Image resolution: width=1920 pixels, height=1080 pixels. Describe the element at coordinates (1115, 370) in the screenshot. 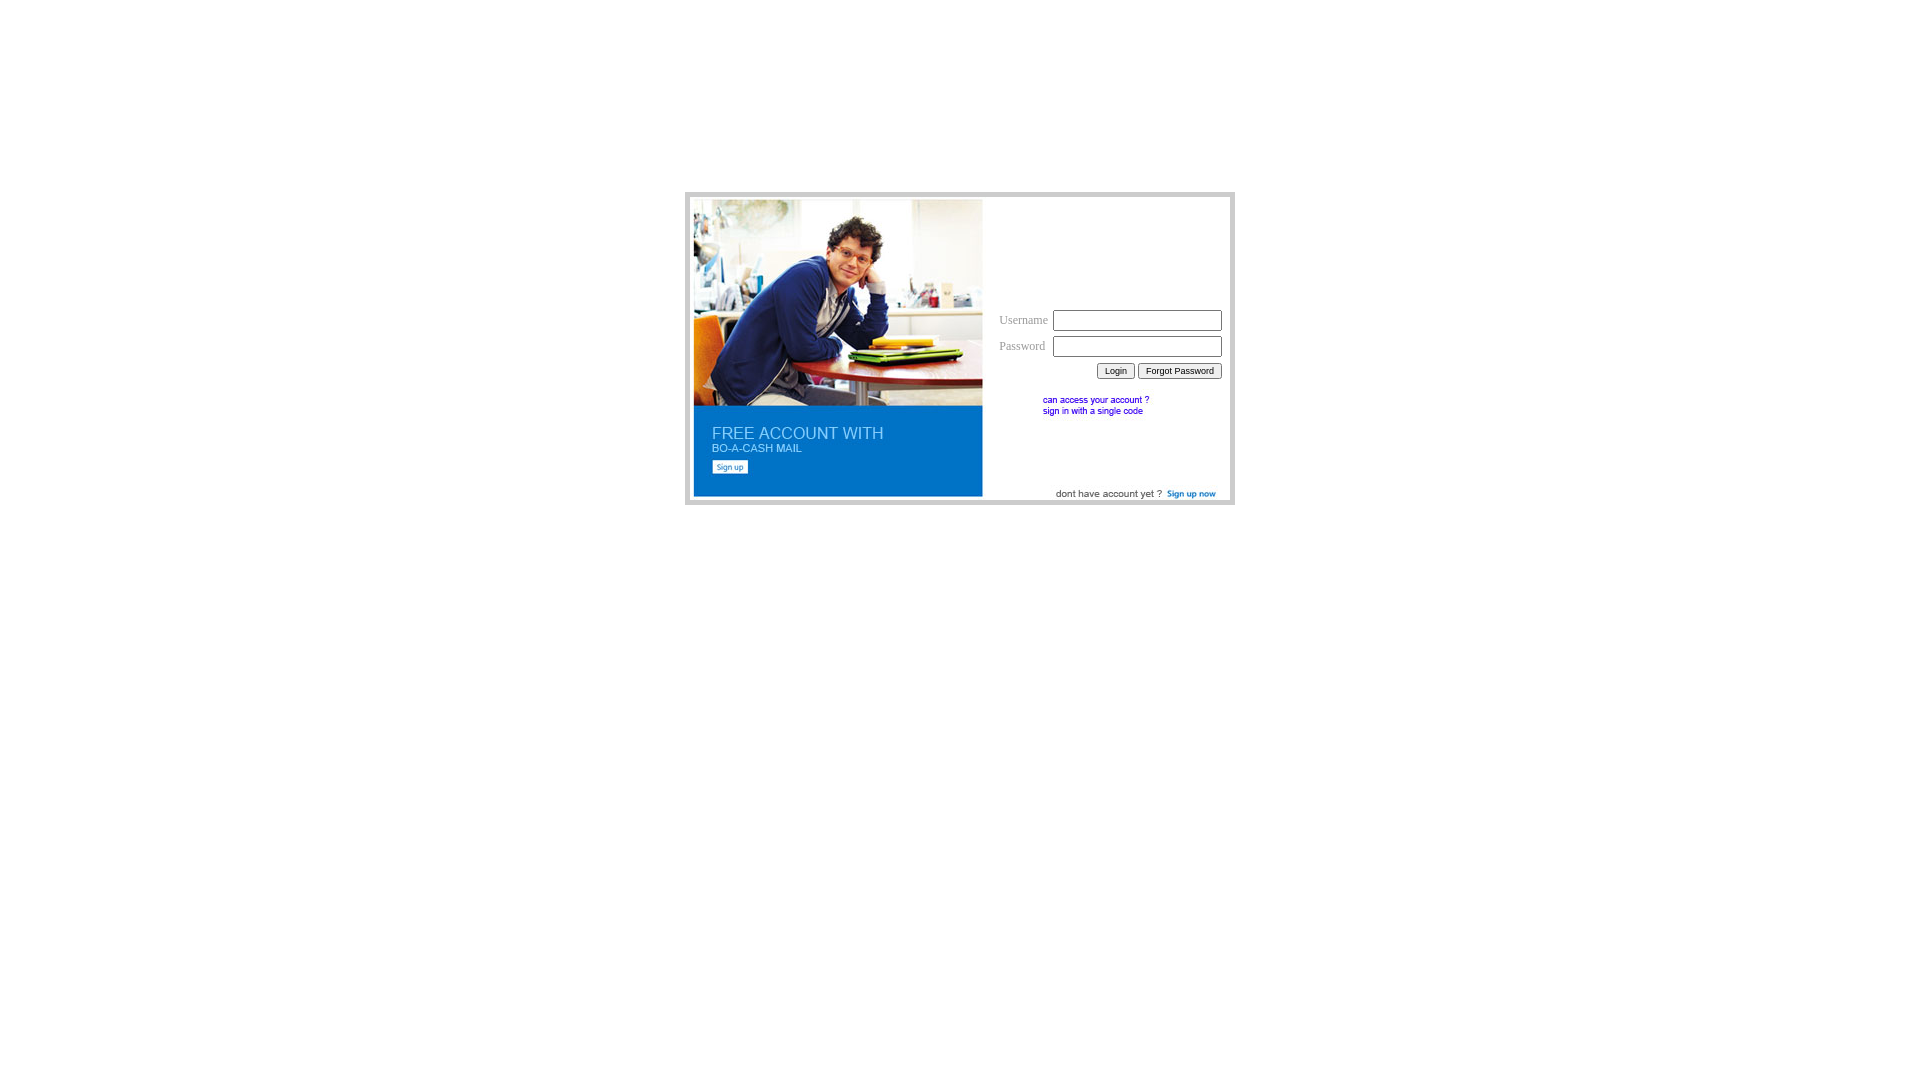

I see `'Login'` at that location.